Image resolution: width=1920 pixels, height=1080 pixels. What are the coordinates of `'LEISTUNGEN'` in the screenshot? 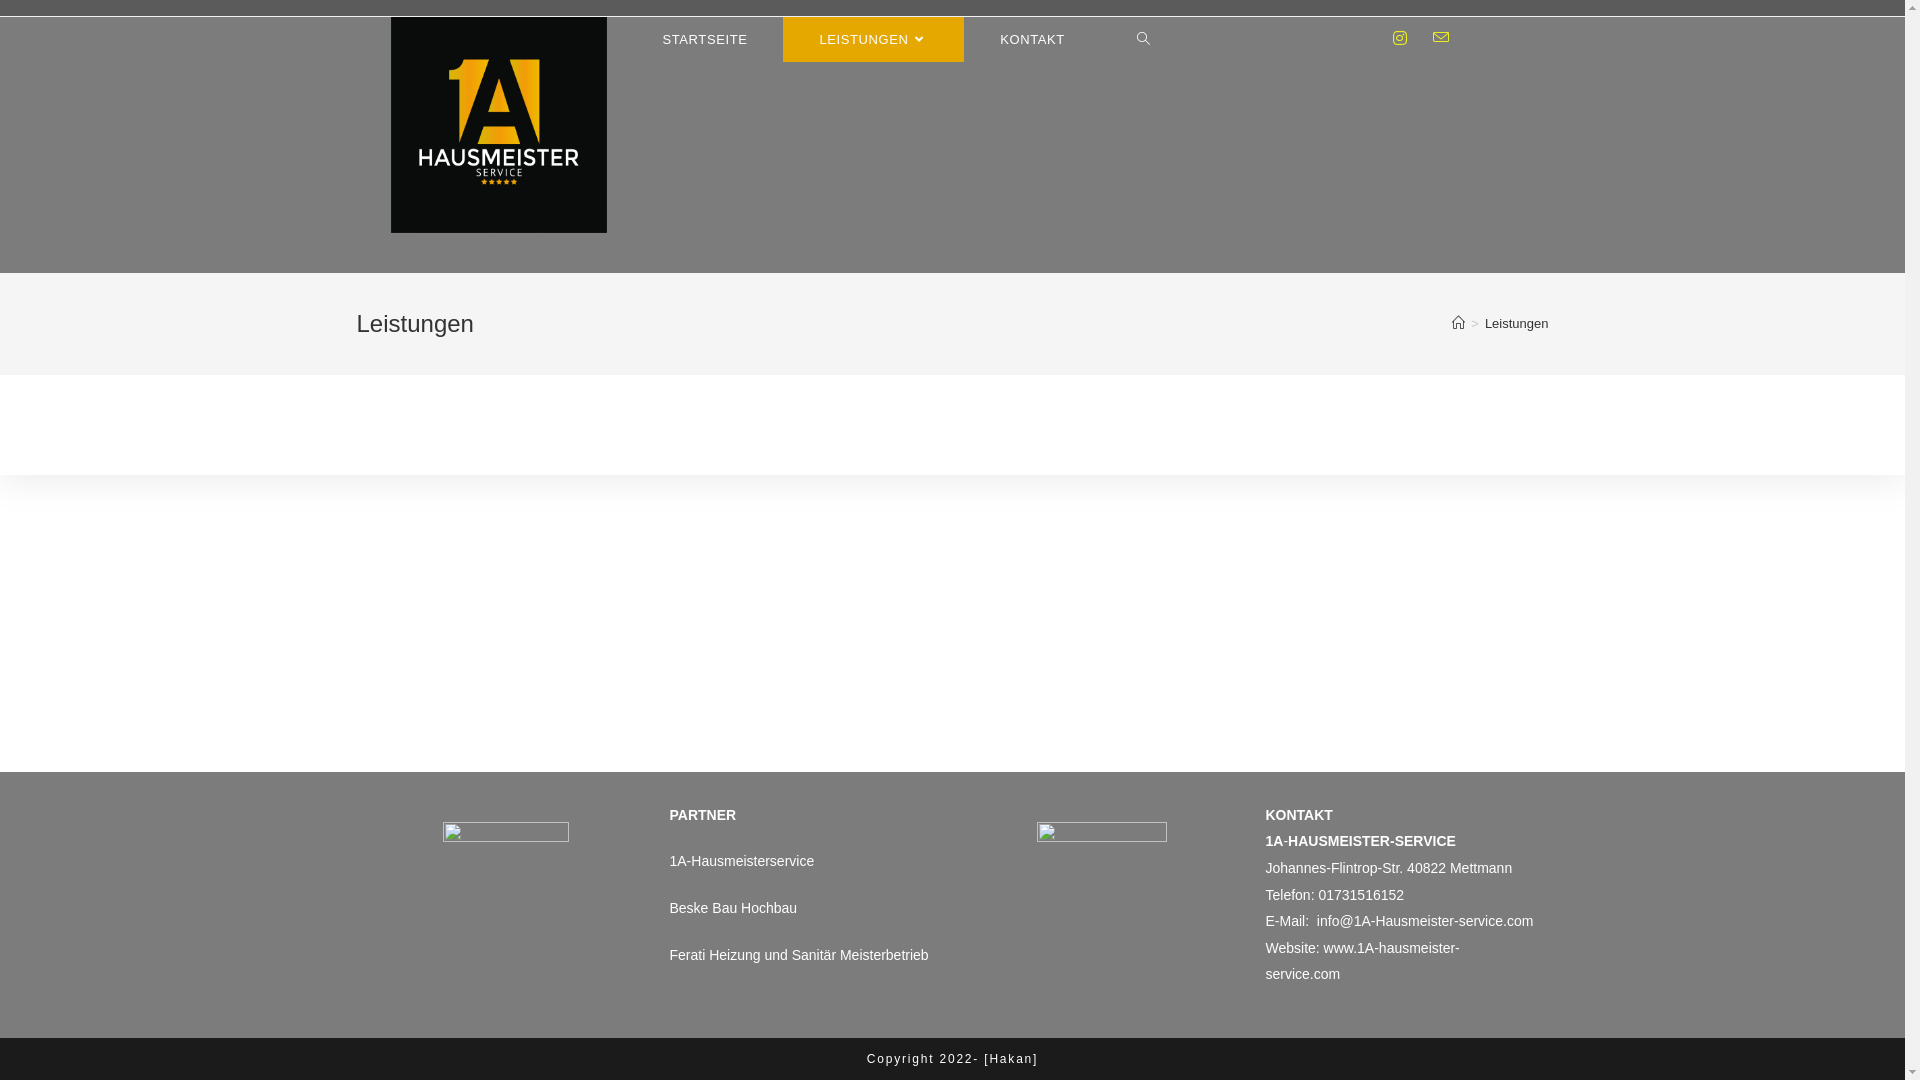 It's located at (781, 39).